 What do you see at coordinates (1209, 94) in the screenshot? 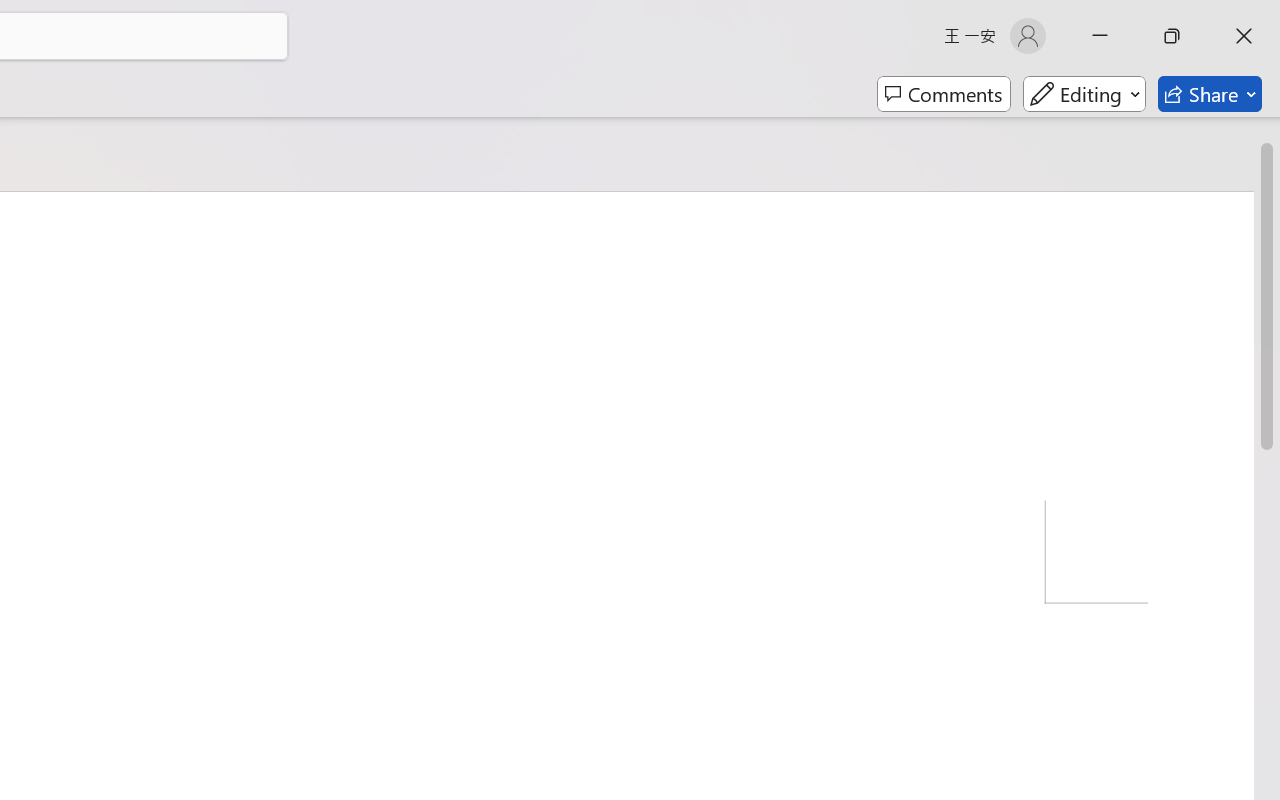
I see `'Share'` at bounding box center [1209, 94].